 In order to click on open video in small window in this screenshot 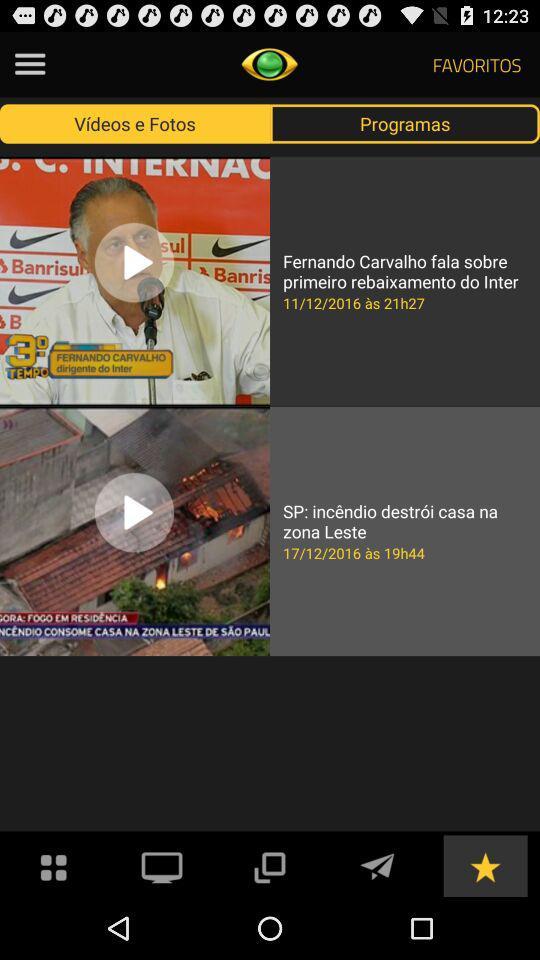, I will do `click(269, 864)`.